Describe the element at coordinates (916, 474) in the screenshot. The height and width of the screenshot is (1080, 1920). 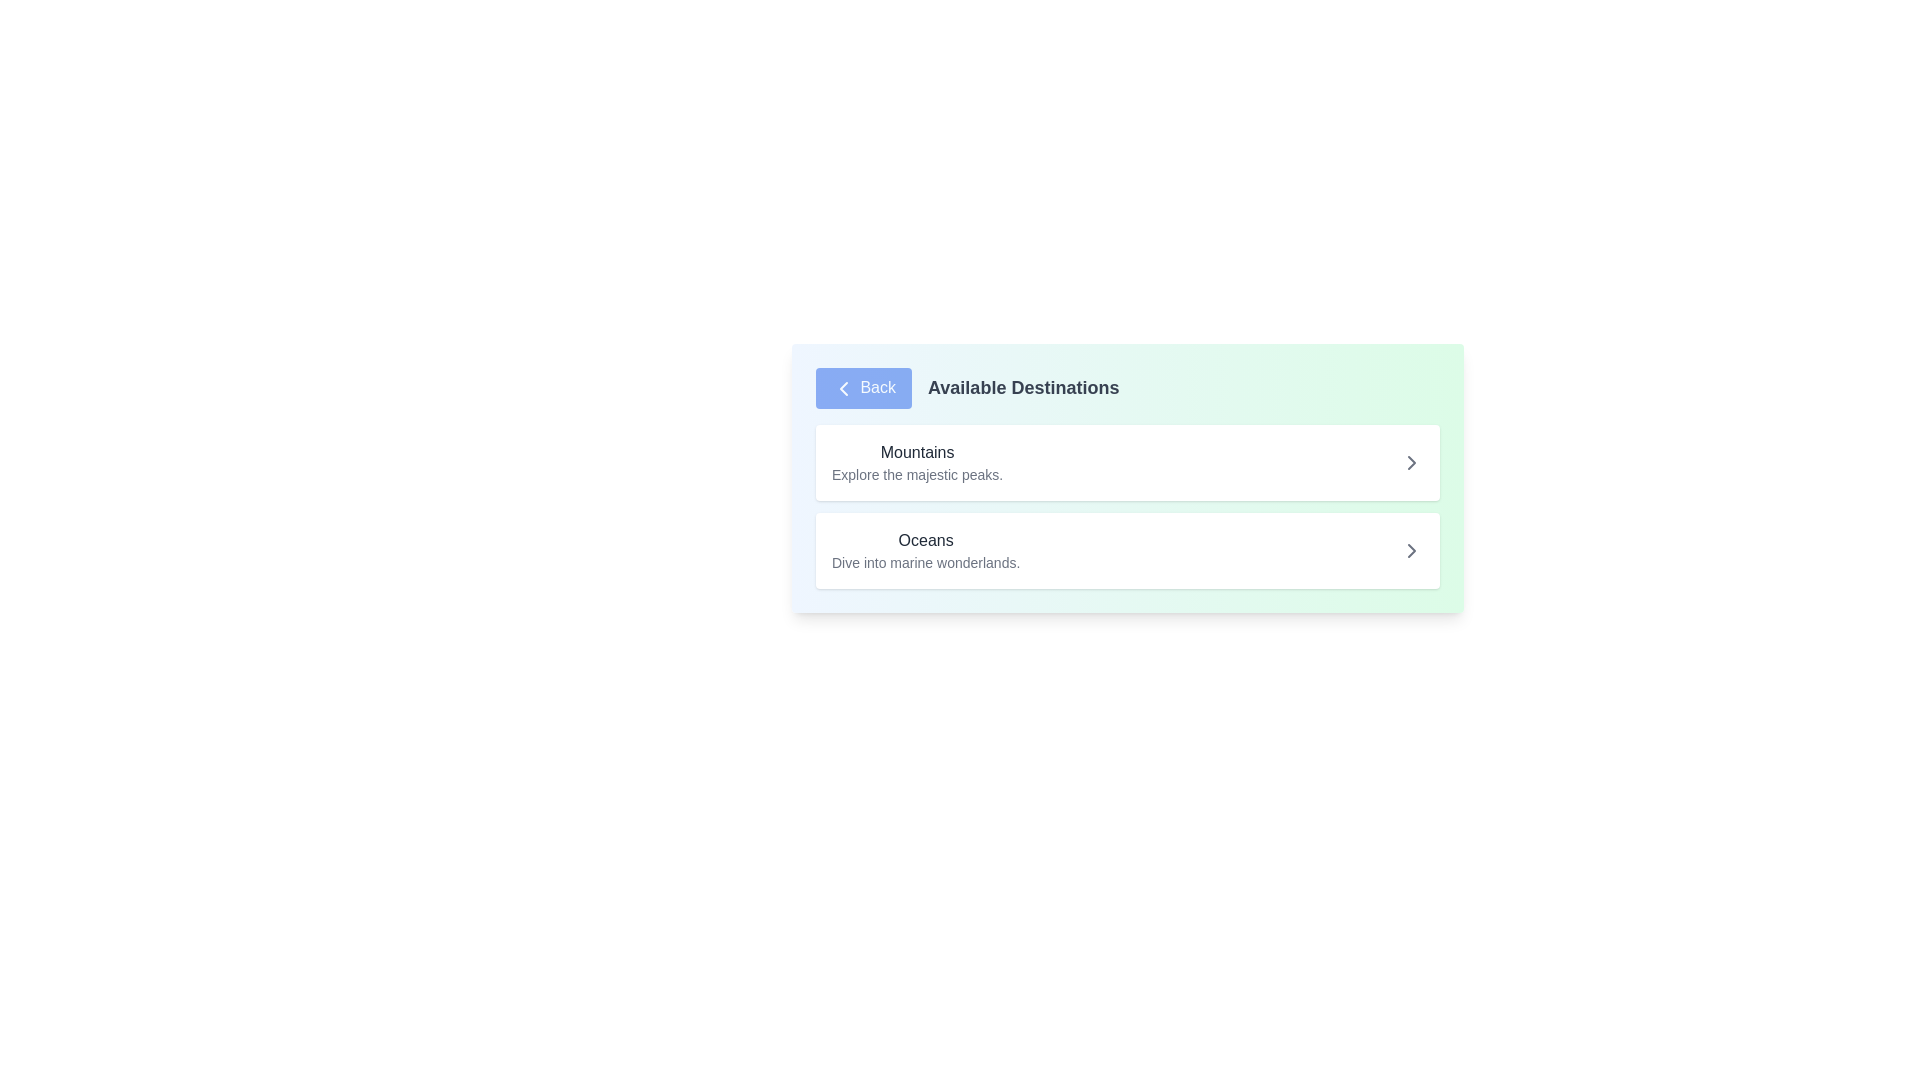
I see `the descriptive text element located below the 'Mountains' title in the first card of the list` at that location.